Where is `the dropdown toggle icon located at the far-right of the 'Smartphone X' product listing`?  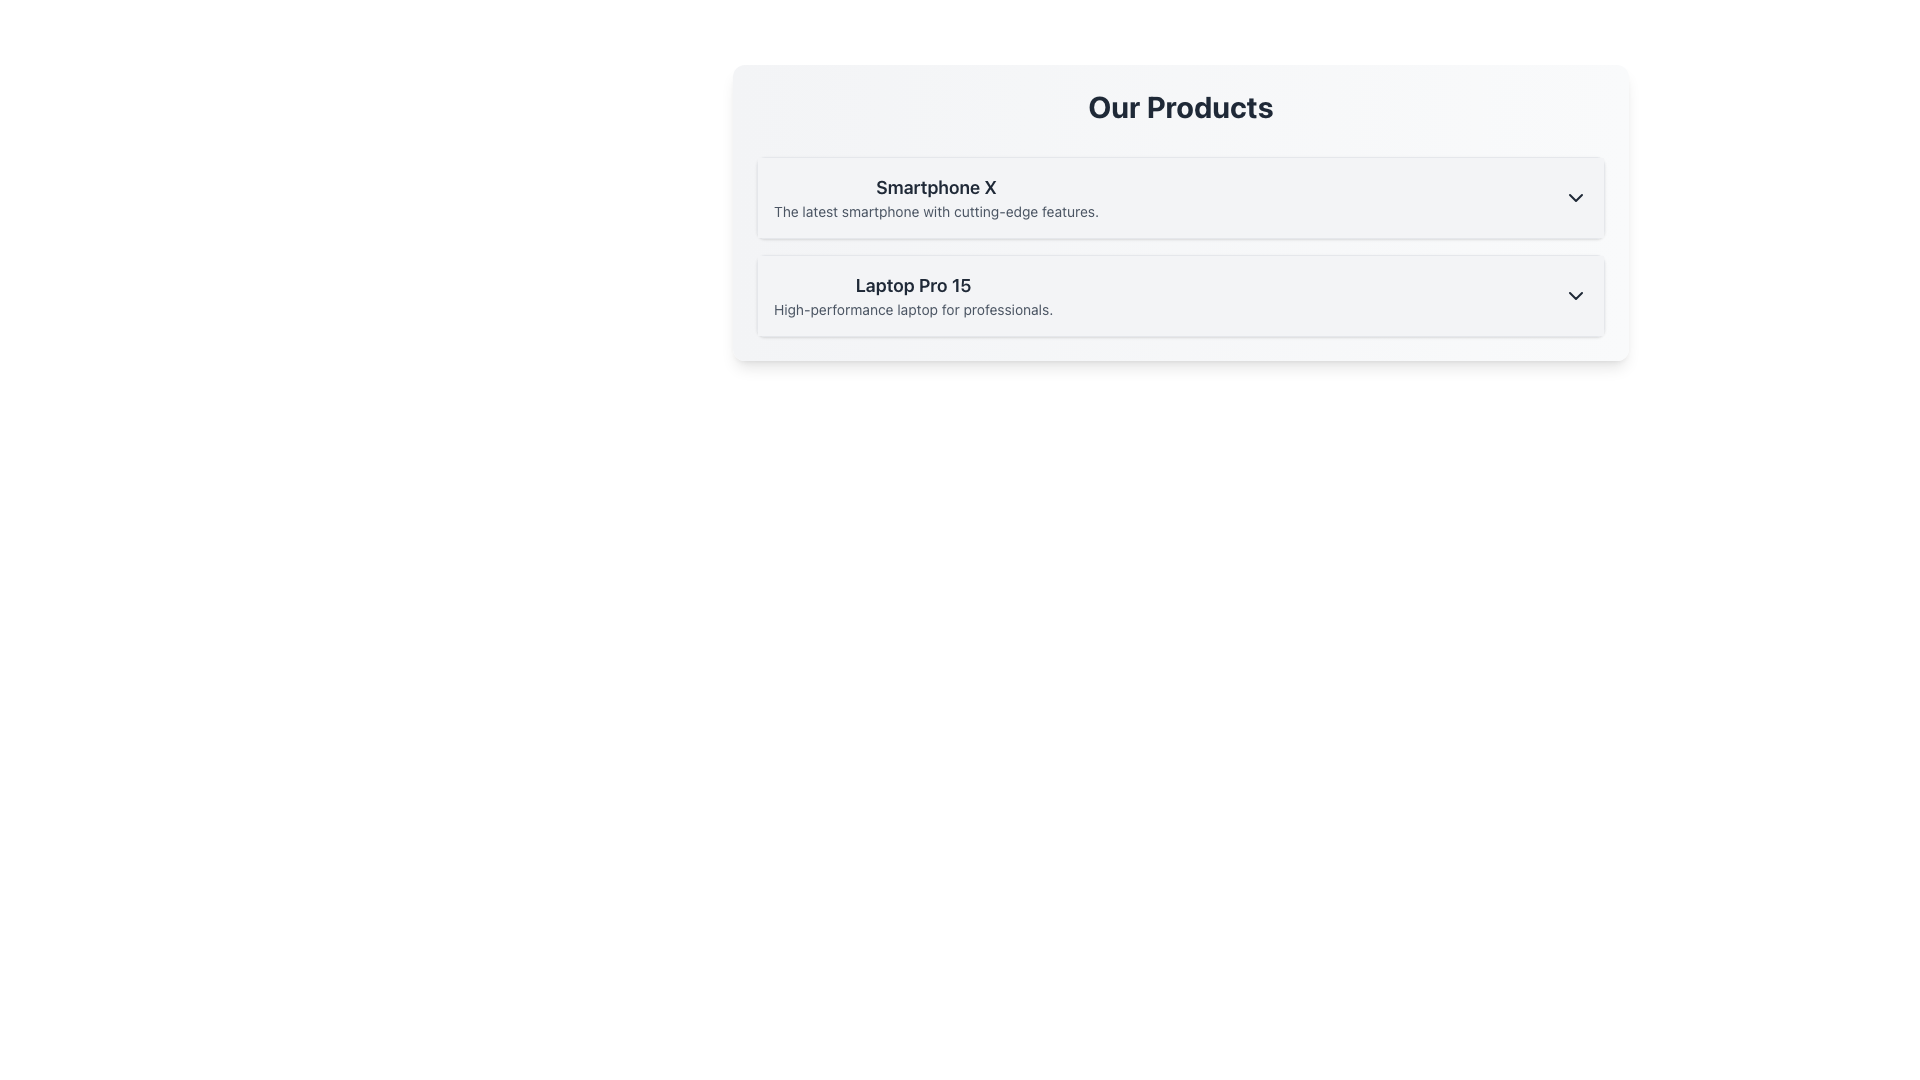 the dropdown toggle icon located at the far-right of the 'Smartphone X' product listing is located at coordinates (1574, 197).